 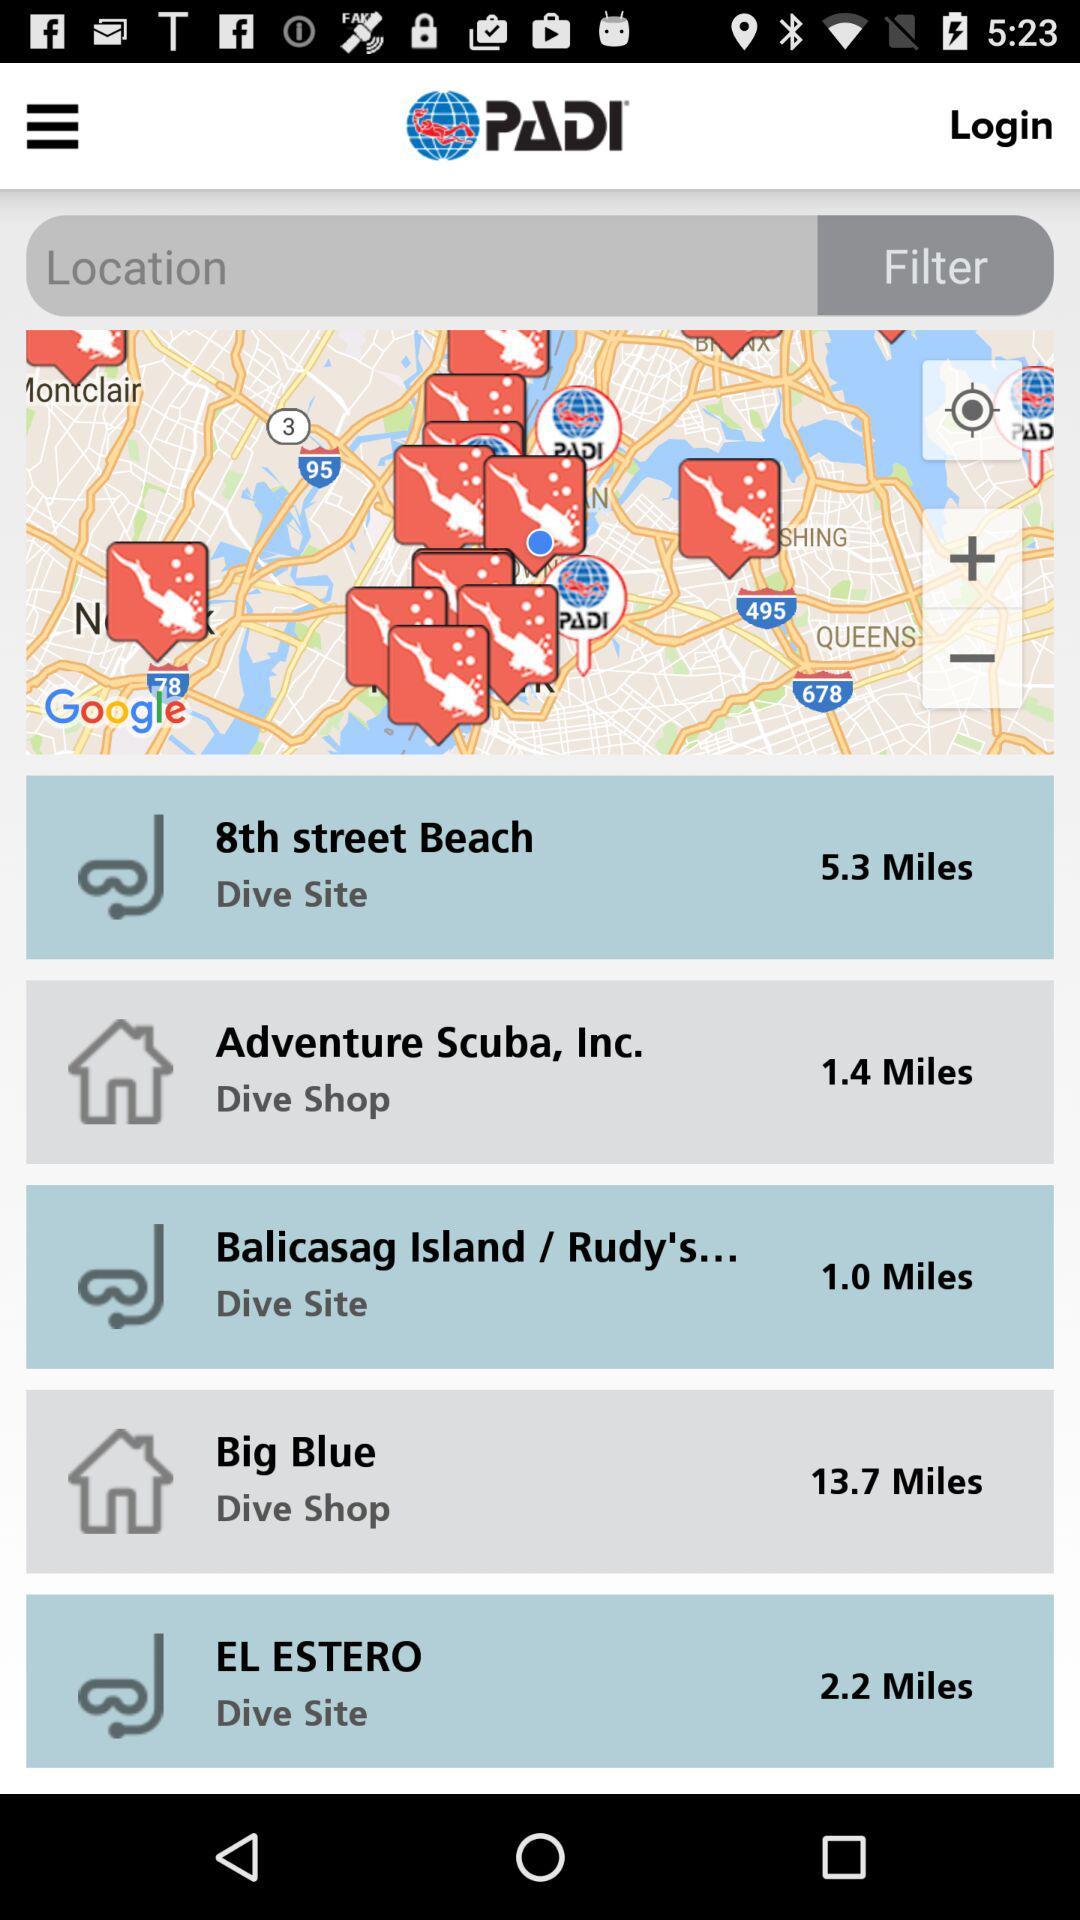 I want to click on the add icon, so click(x=971, y=594).